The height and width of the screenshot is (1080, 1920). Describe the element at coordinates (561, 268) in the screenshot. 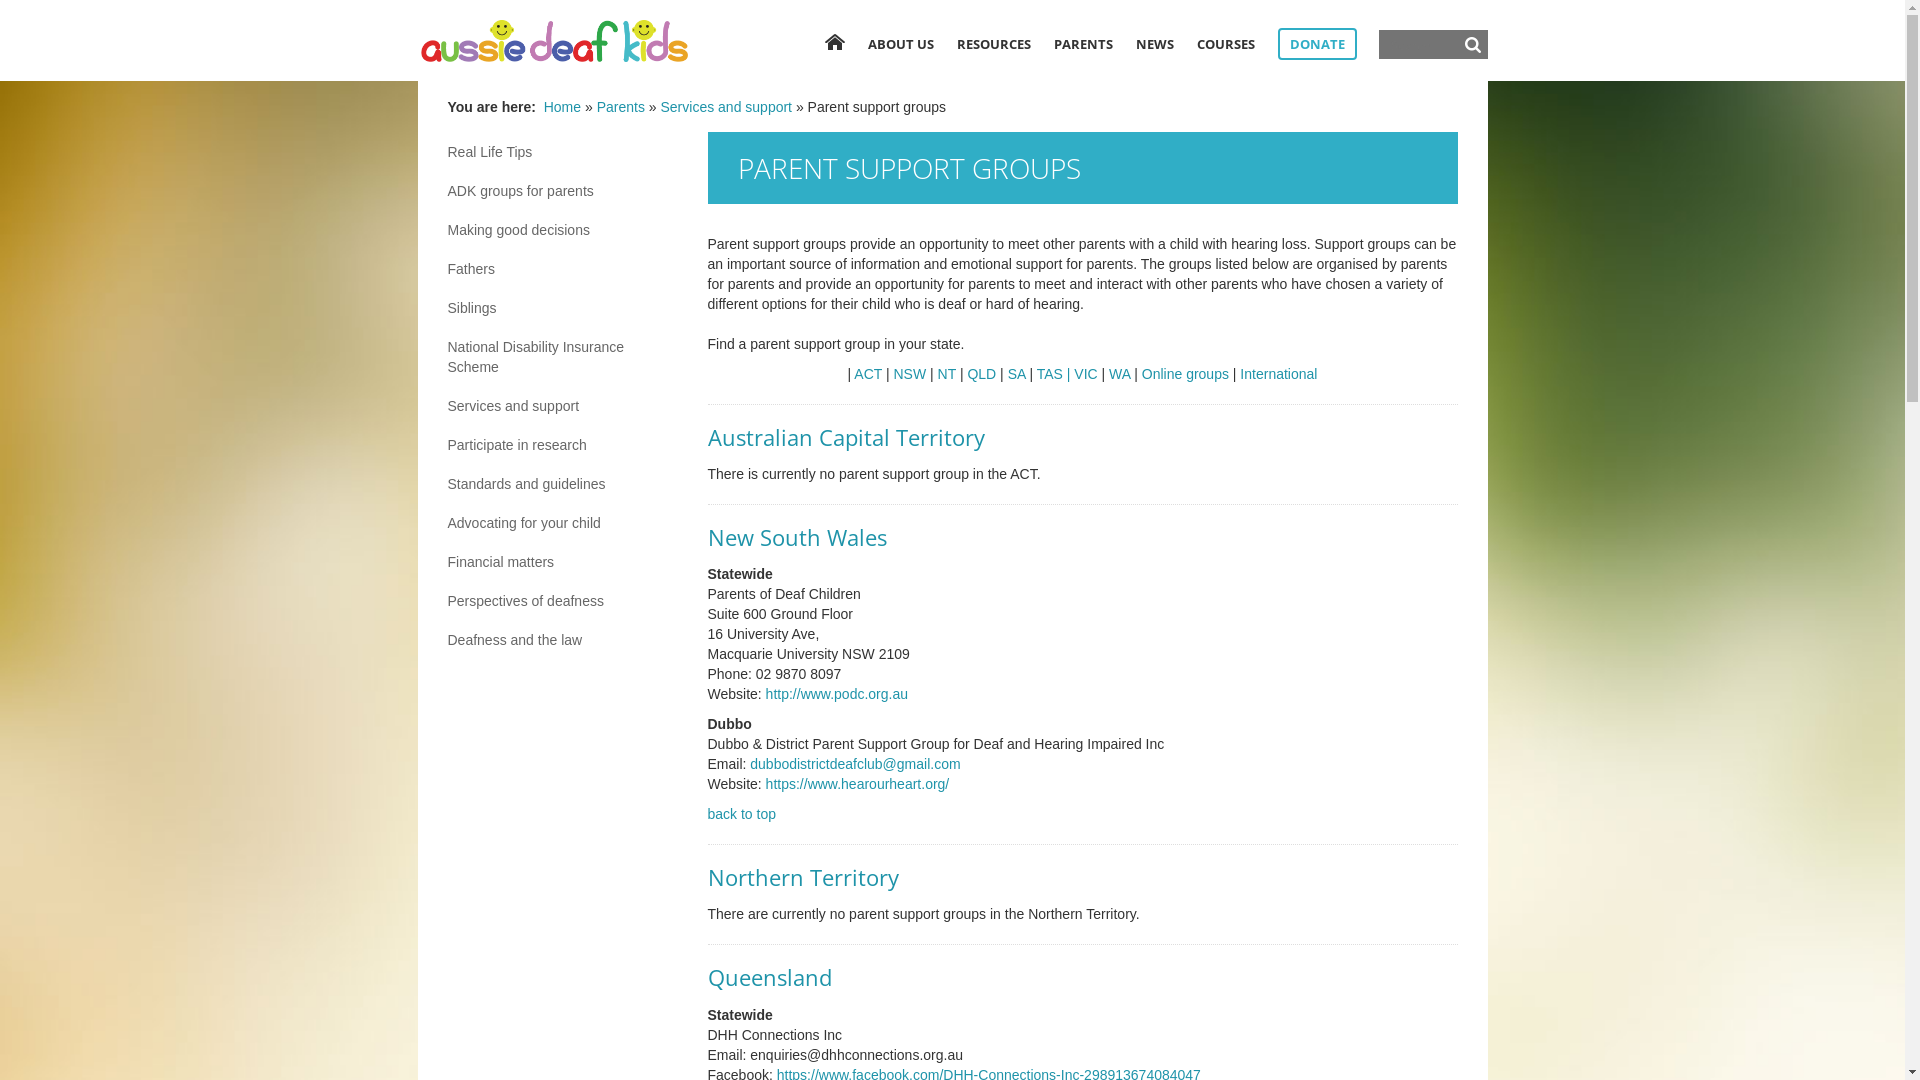

I see `'Fathers'` at that location.